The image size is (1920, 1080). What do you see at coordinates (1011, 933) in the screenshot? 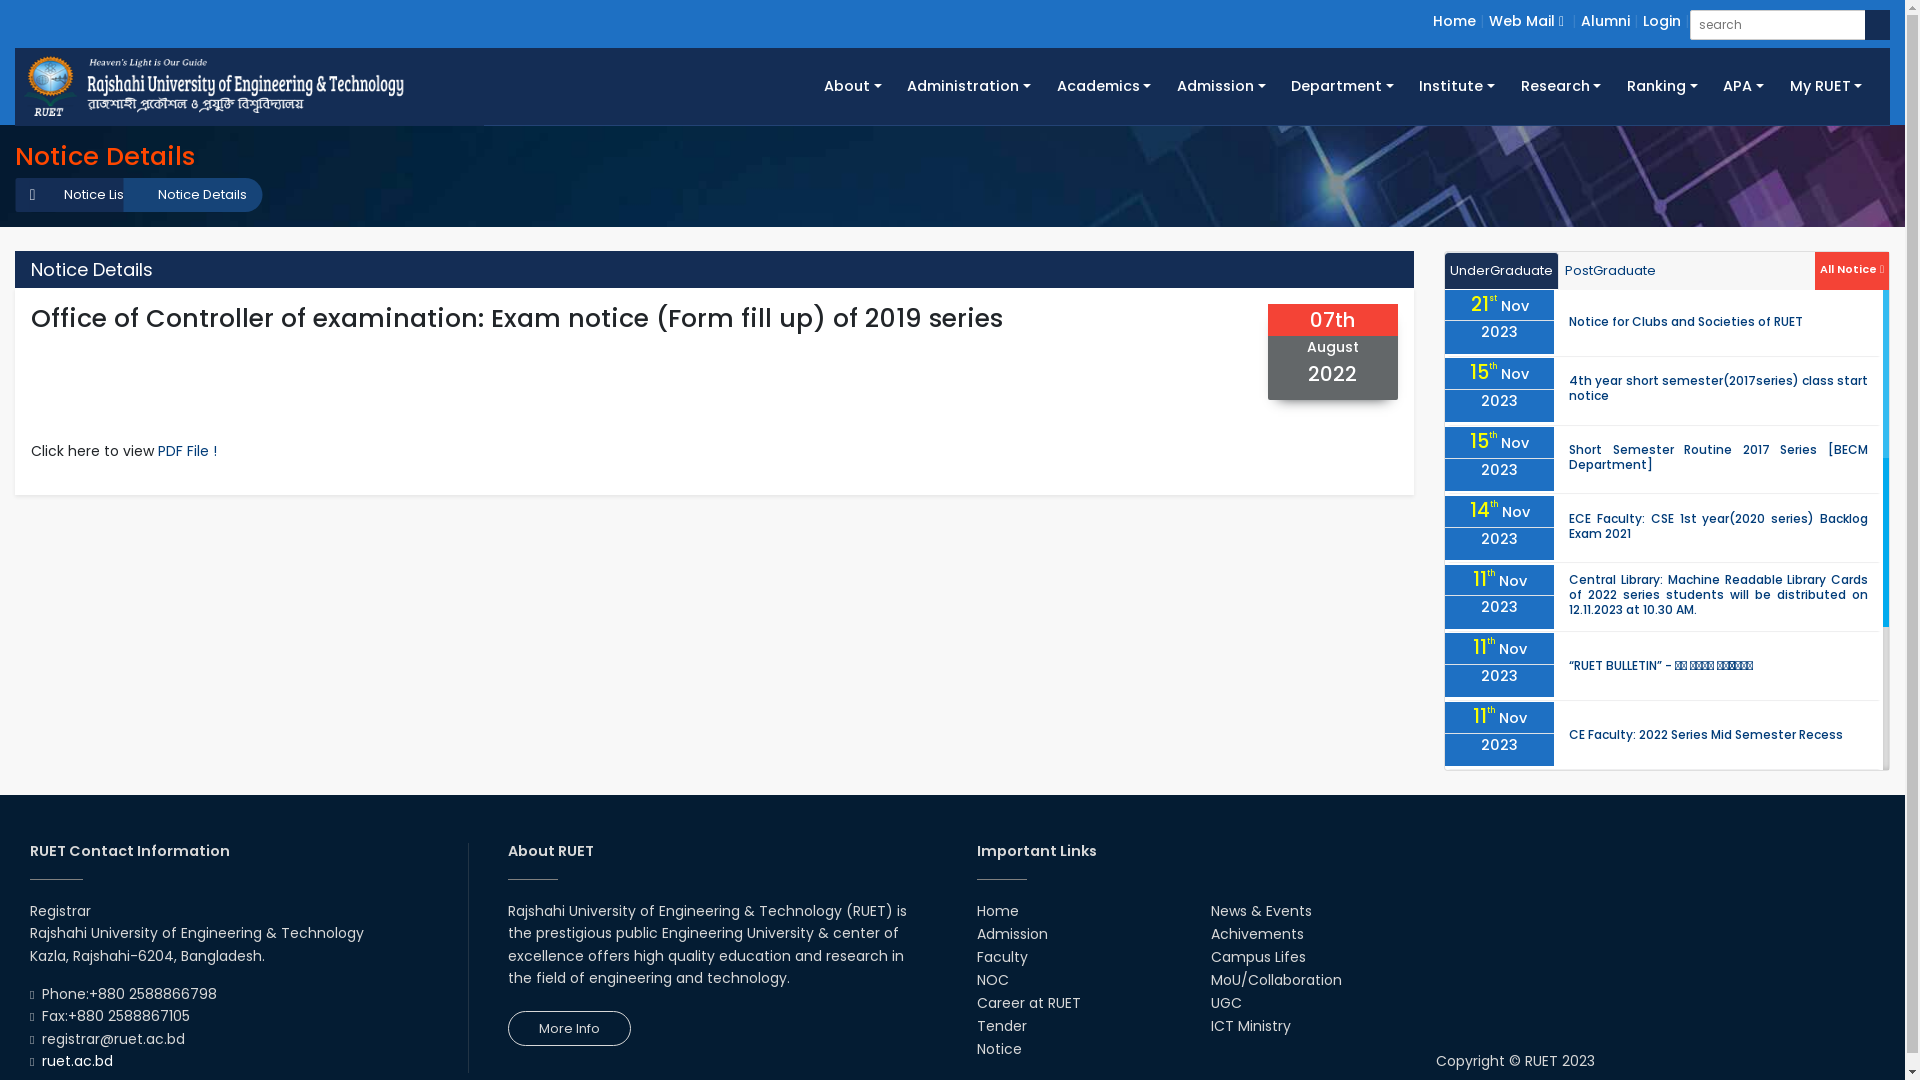
I see `'Admission'` at bounding box center [1011, 933].